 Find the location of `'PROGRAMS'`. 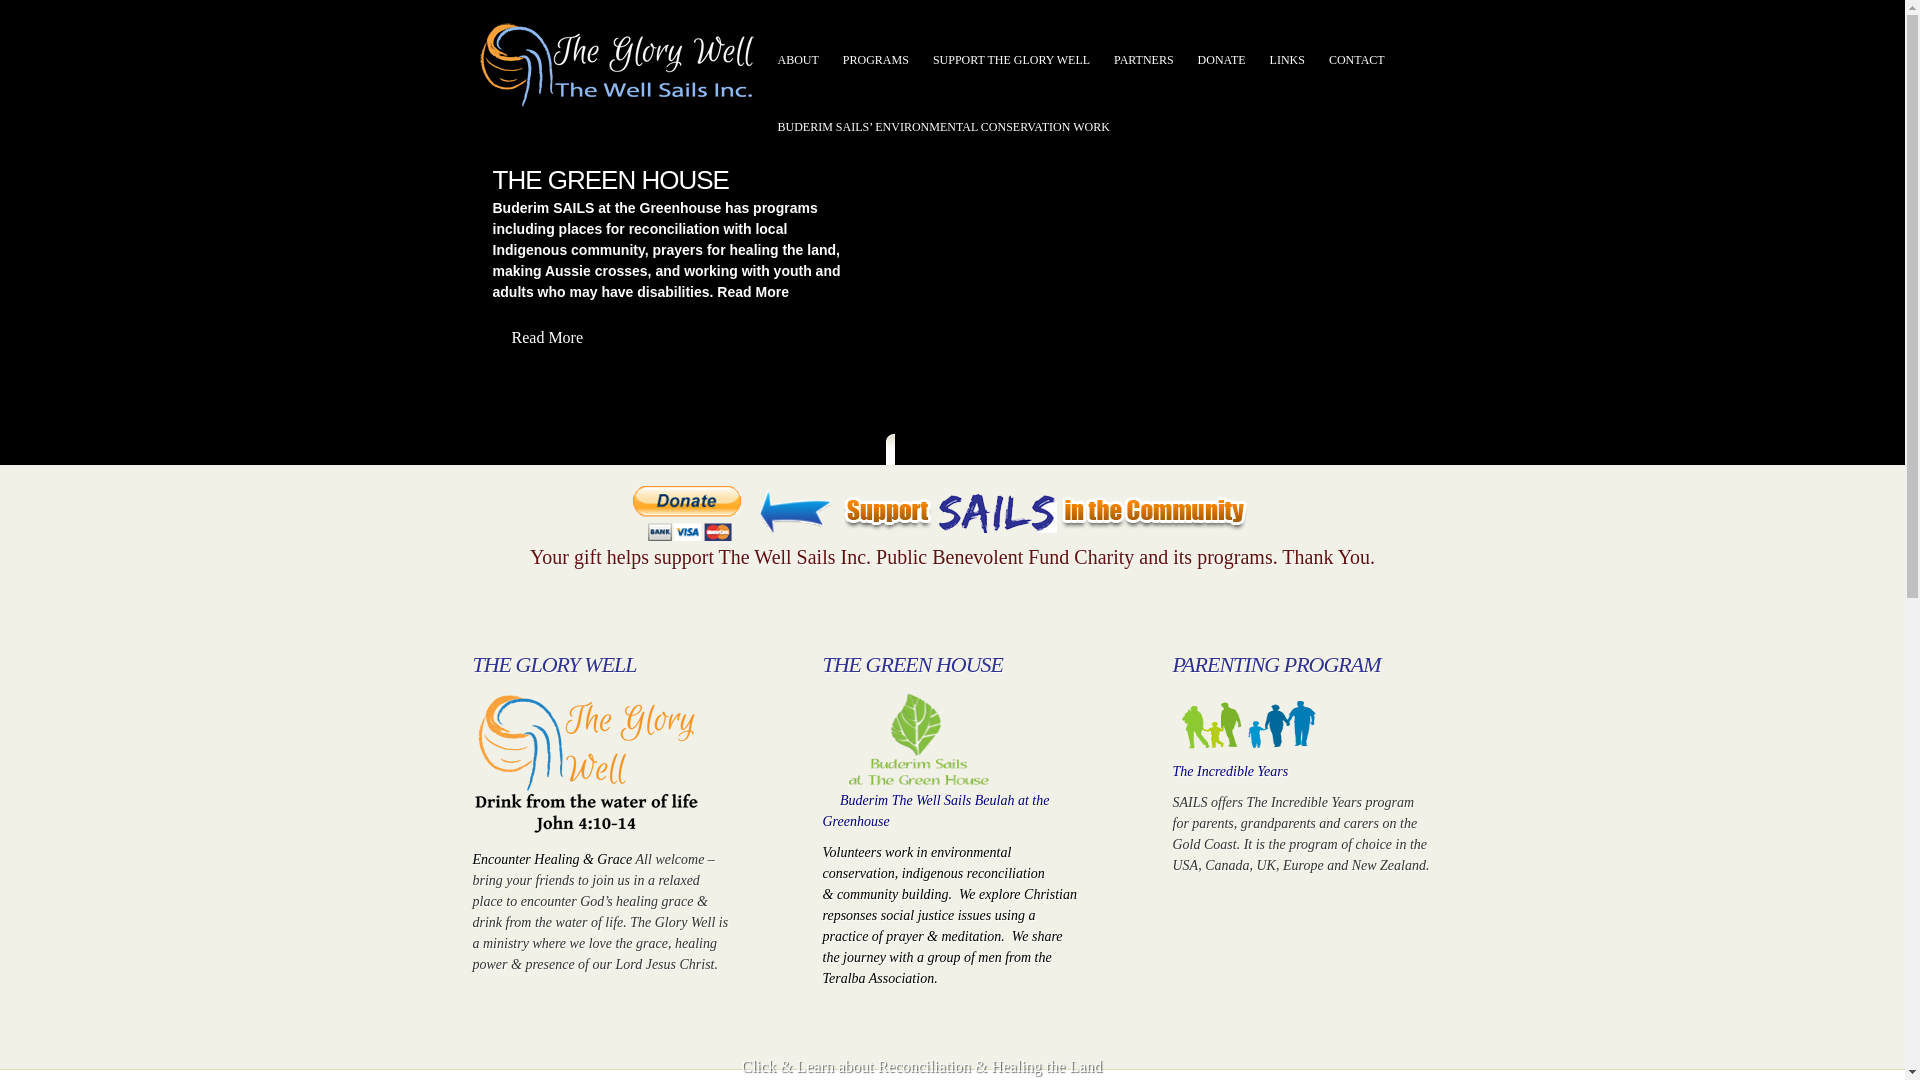

'PROGRAMS' is located at coordinates (875, 59).